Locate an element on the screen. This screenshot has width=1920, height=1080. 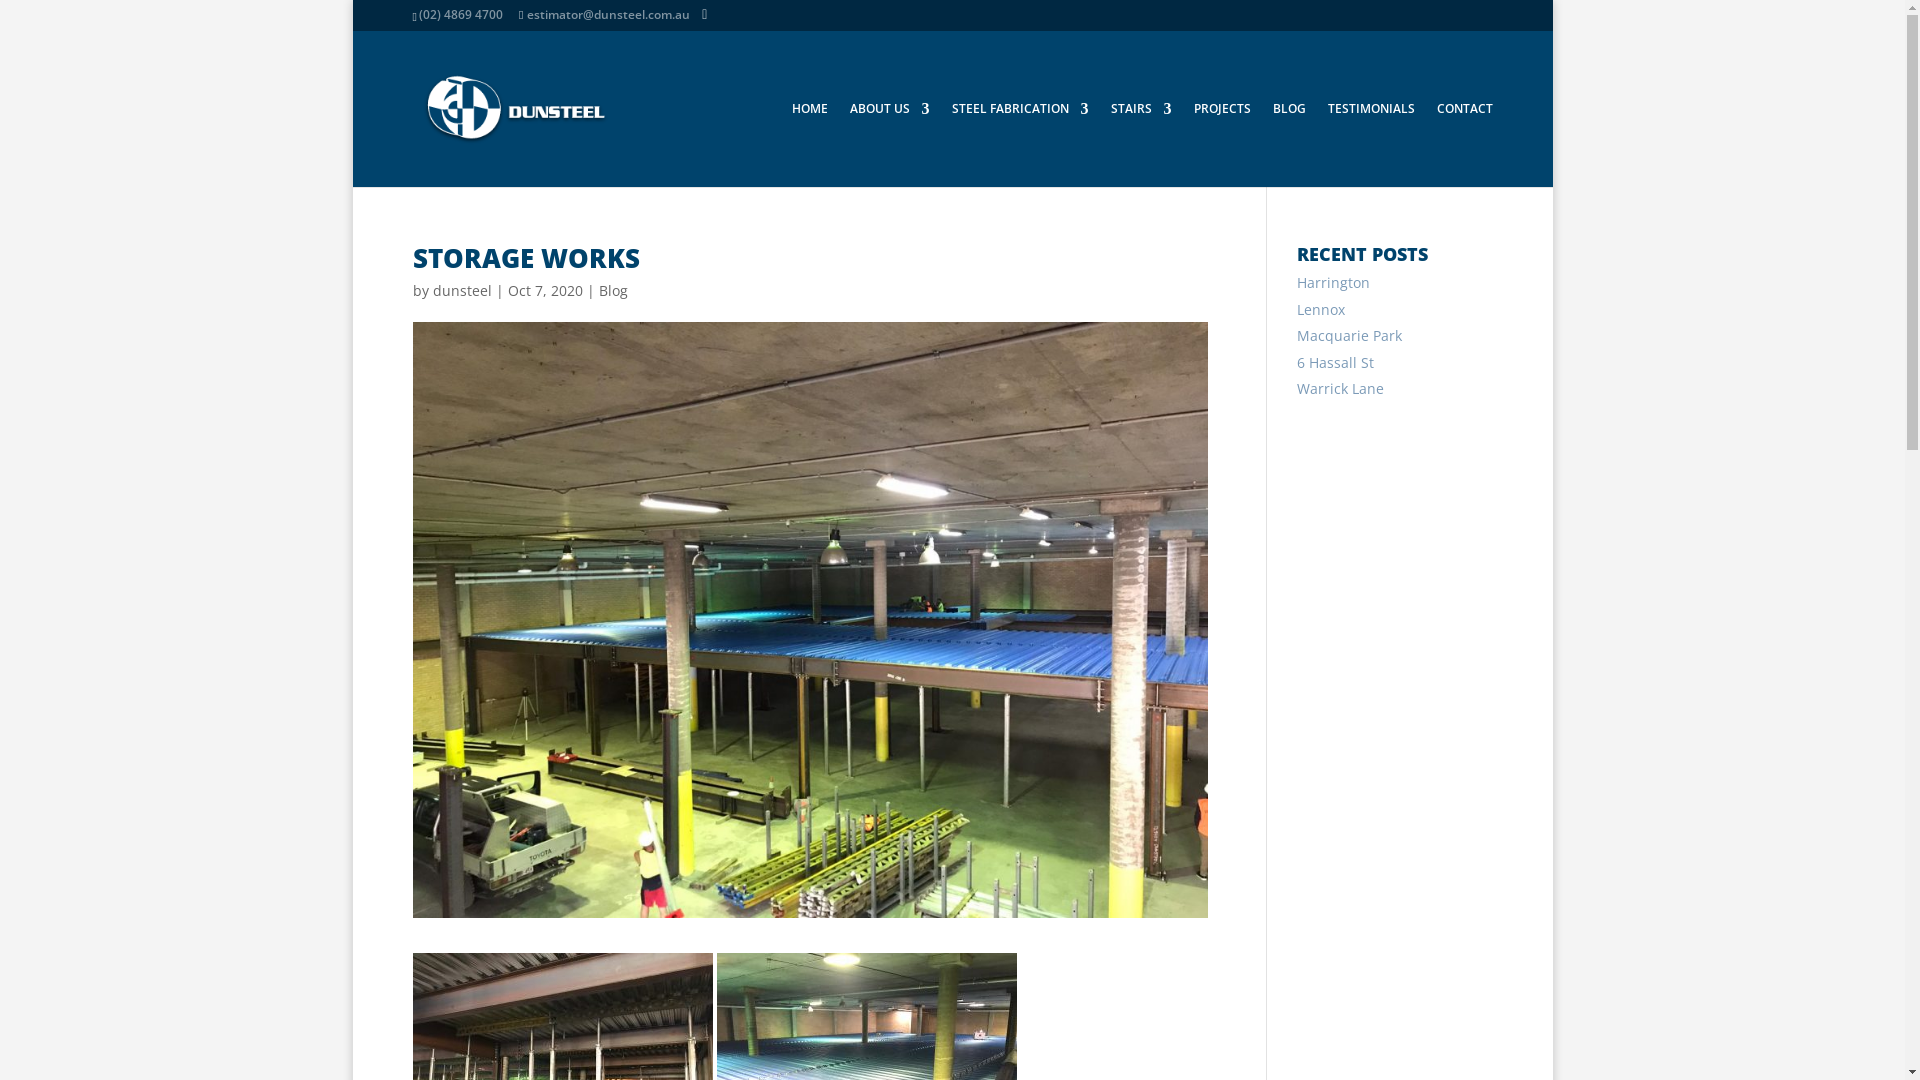
'STAIRS' is located at coordinates (1140, 143).